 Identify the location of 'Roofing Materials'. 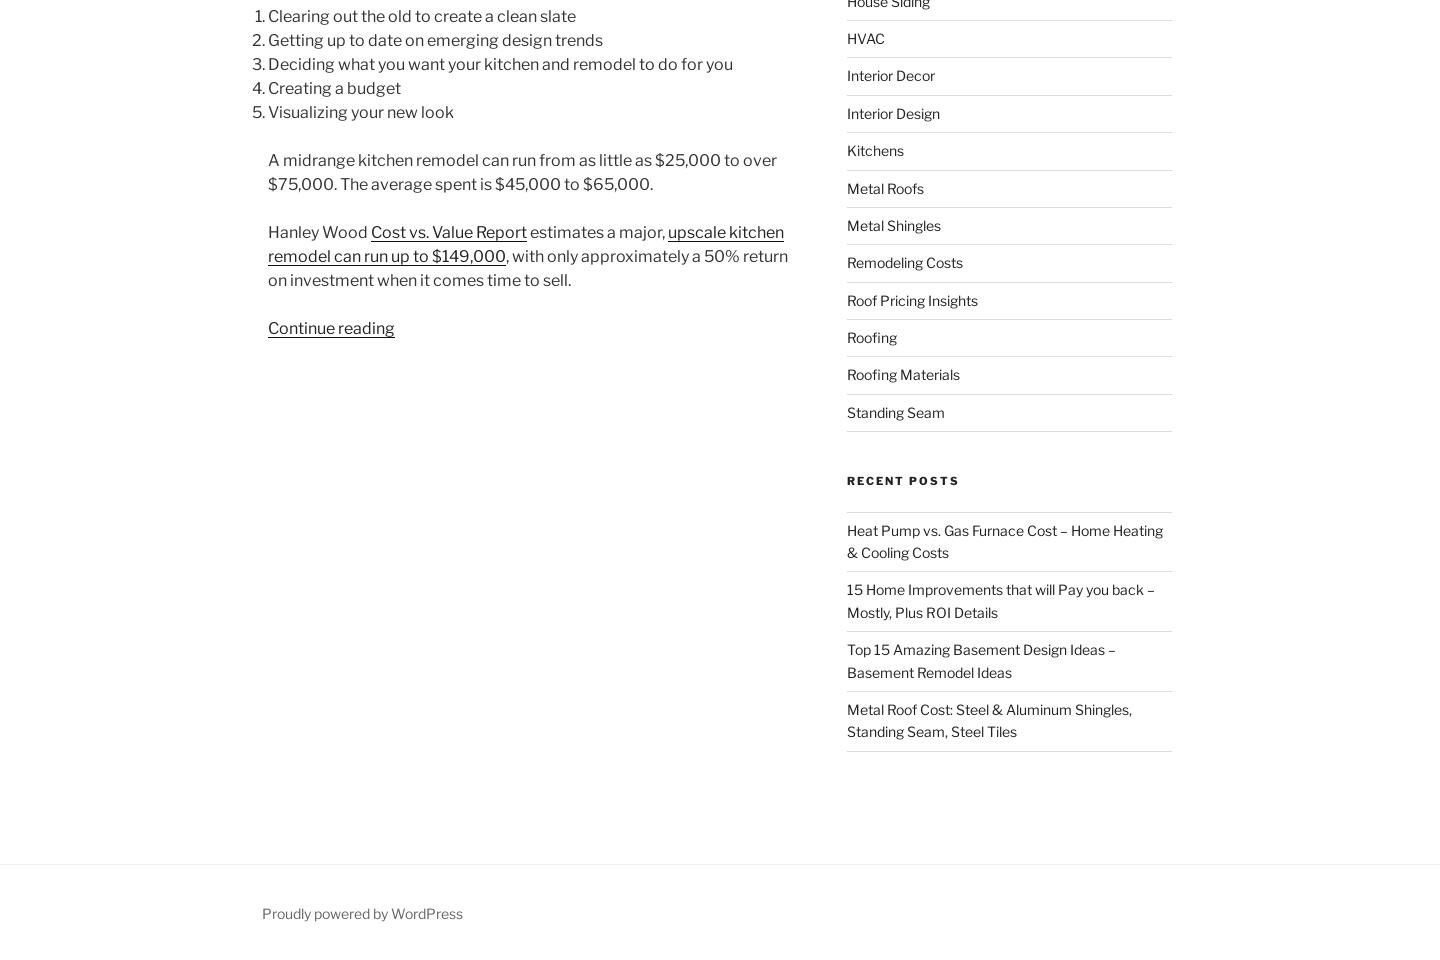
(902, 373).